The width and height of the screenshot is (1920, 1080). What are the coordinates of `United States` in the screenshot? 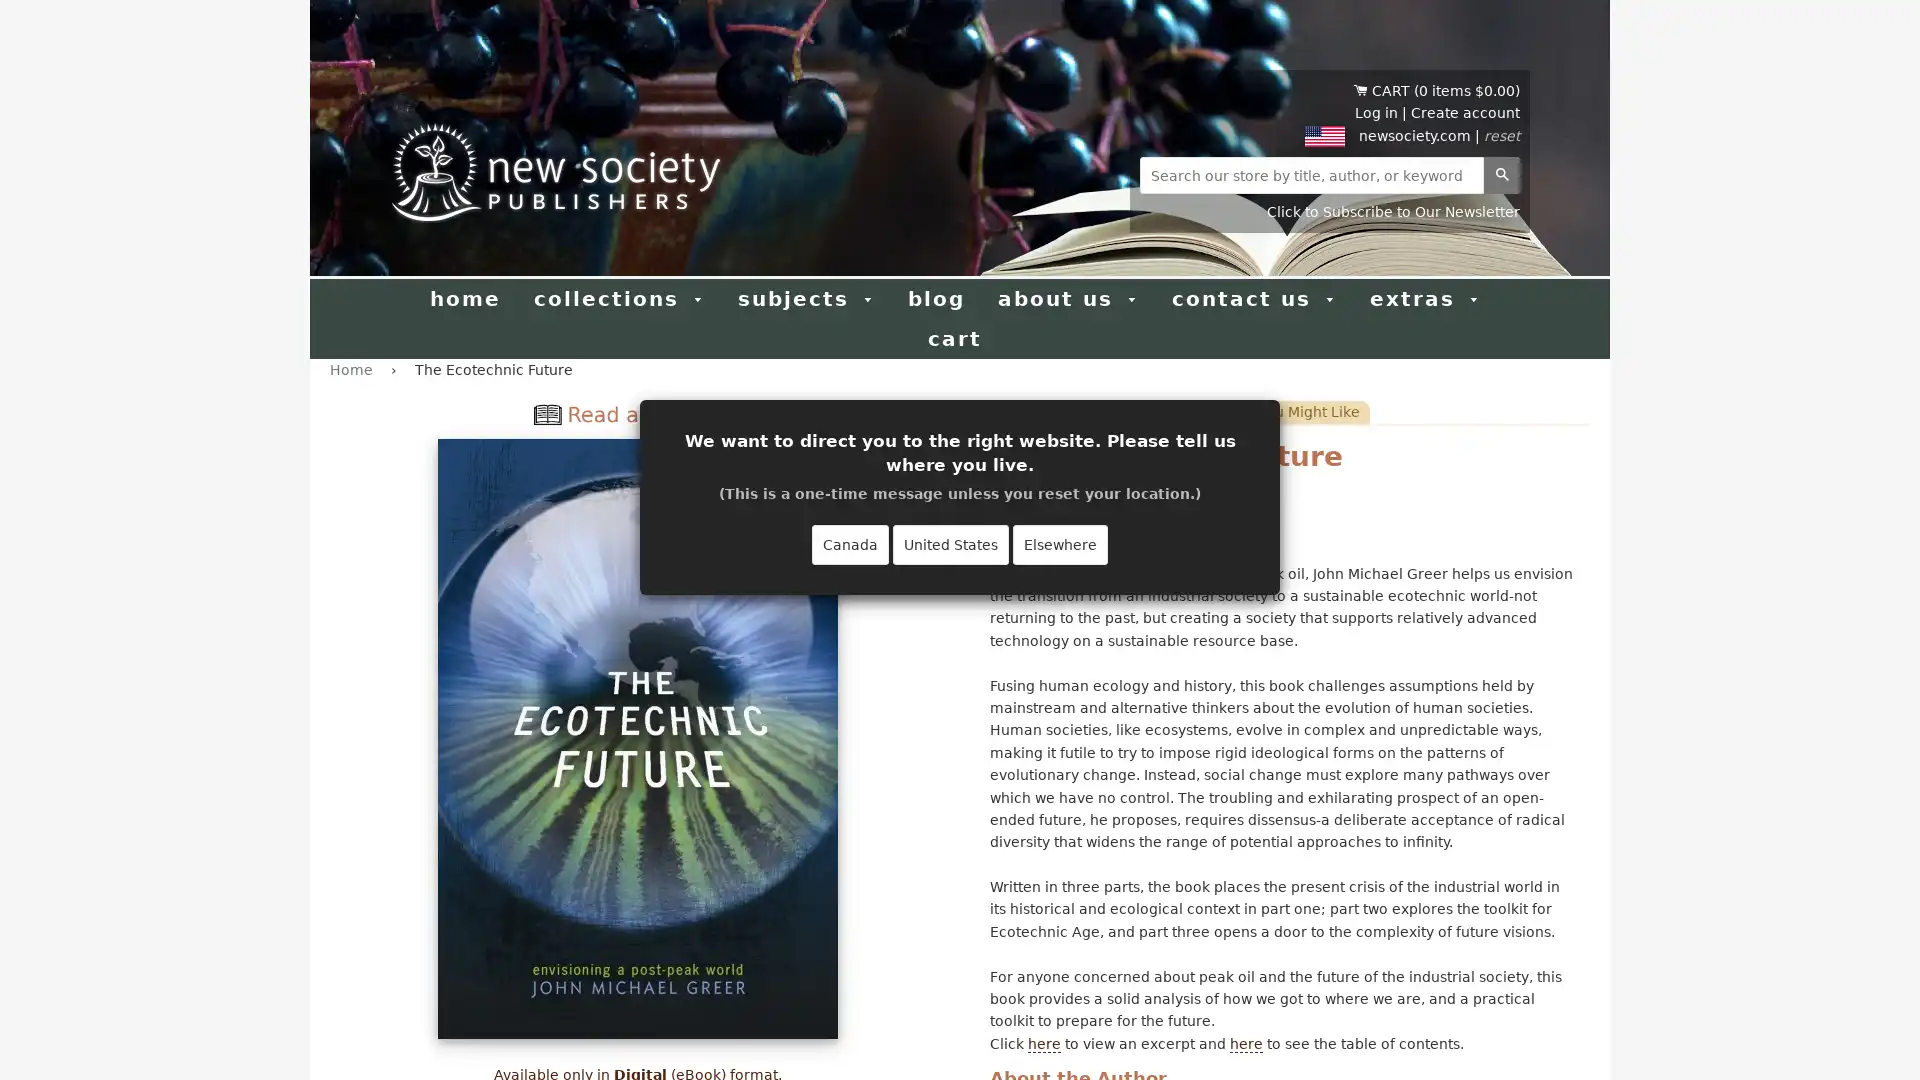 It's located at (949, 544).